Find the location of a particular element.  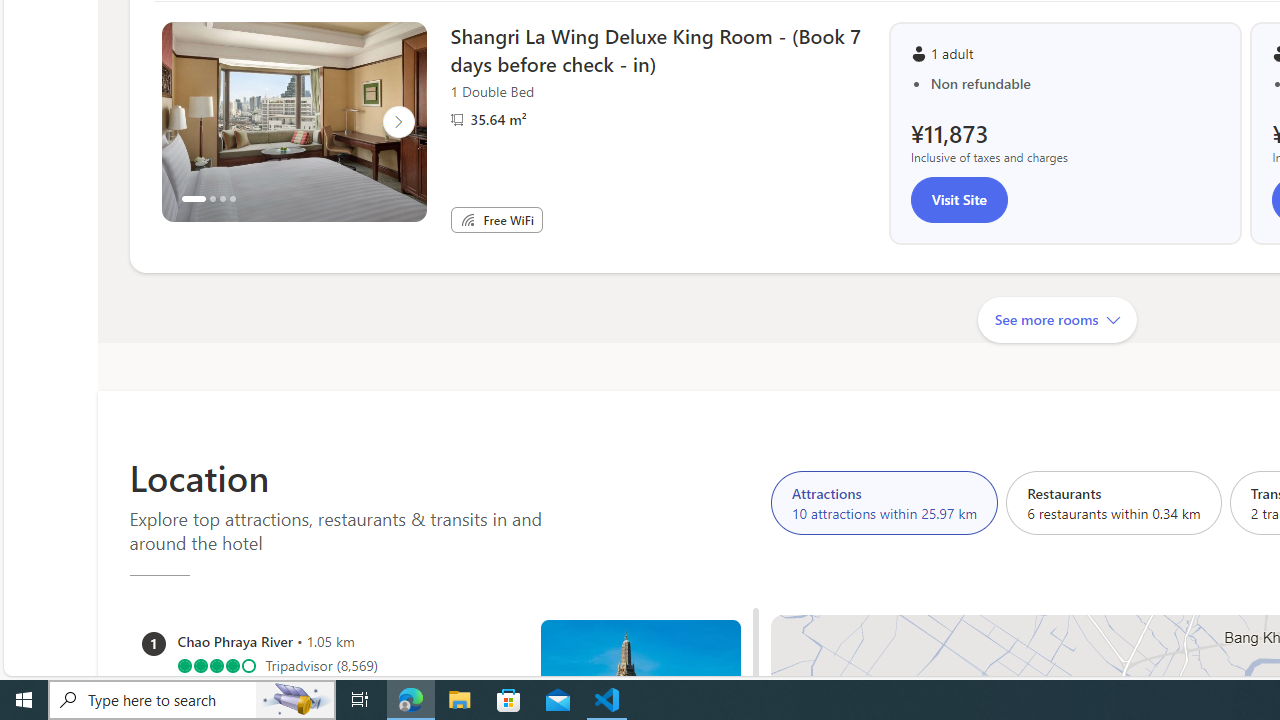

'Restaurants 6 restaurants within 0.34 km' is located at coordinates (1113, 501).